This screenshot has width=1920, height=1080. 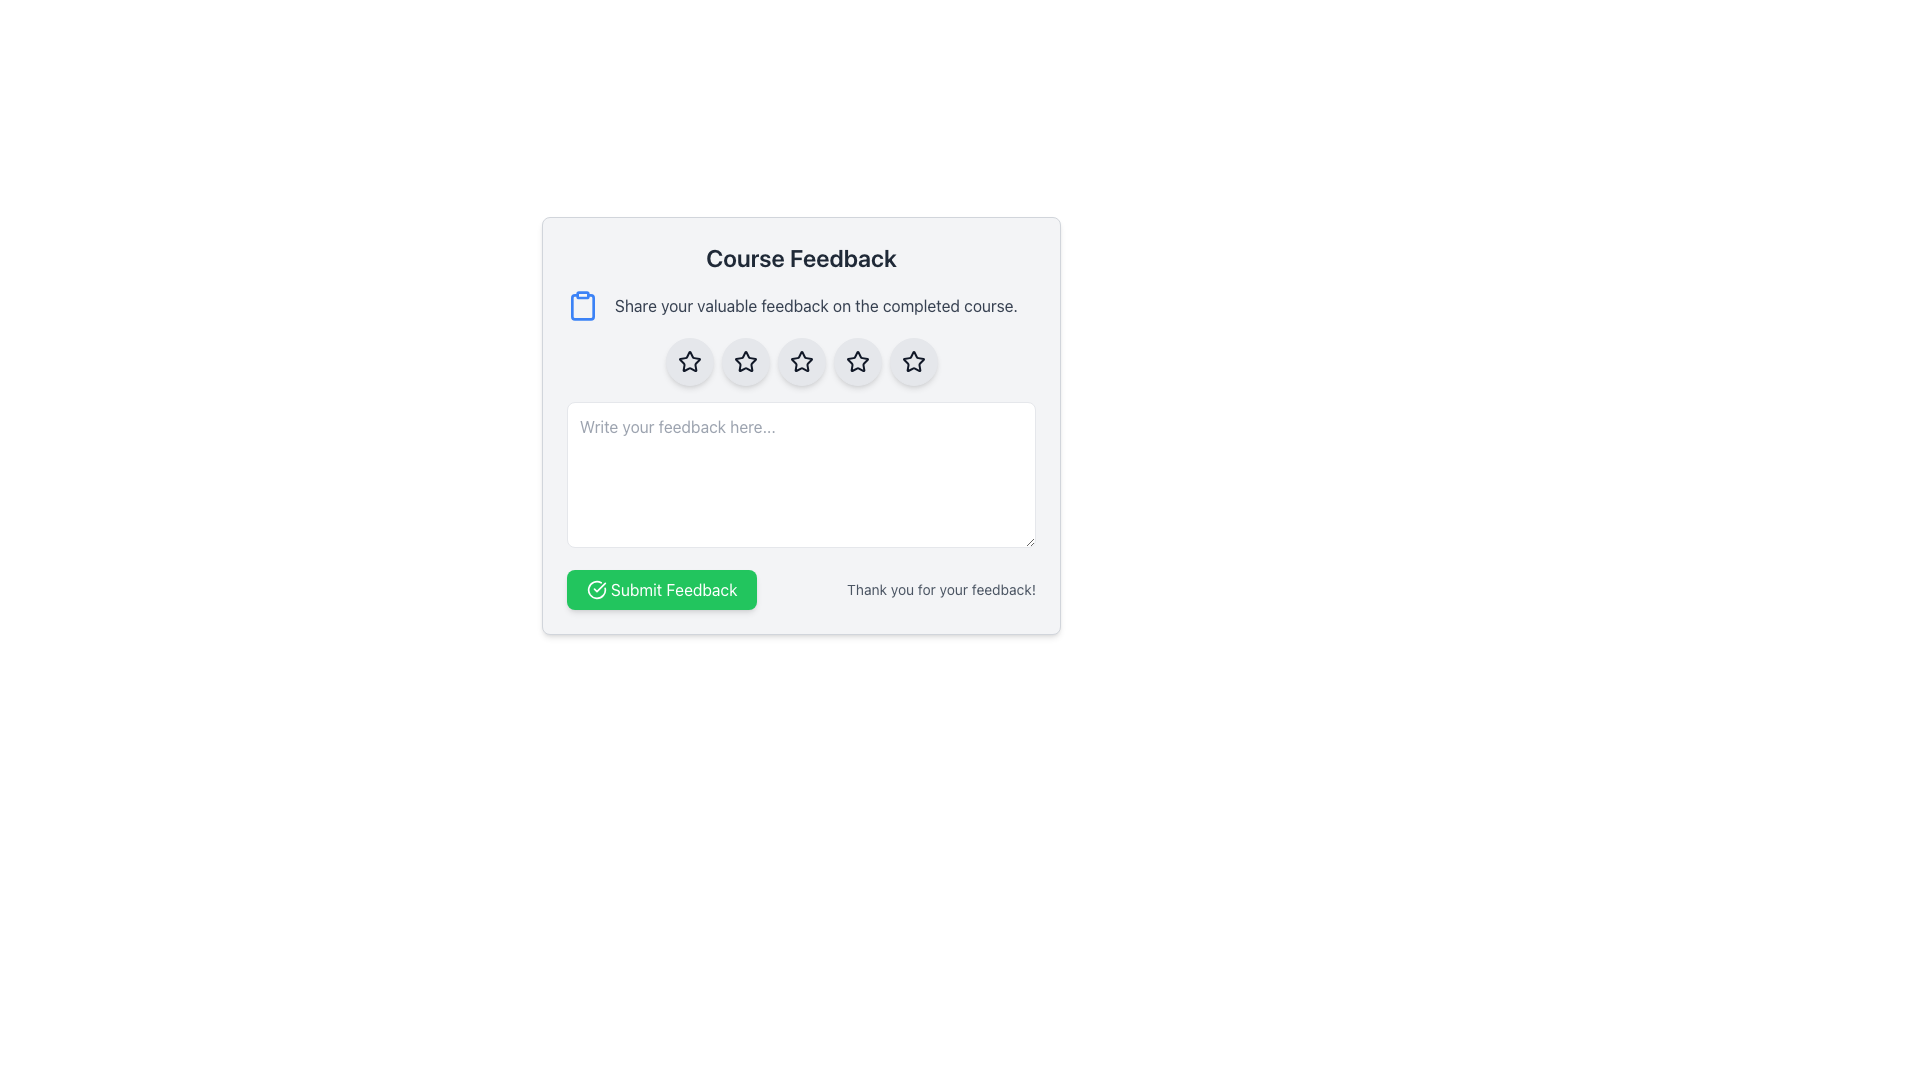 What do you see at coordinates (857, 362) in the screenshot?
I see `the highlighted star icon` at bounding box center [857, 362].